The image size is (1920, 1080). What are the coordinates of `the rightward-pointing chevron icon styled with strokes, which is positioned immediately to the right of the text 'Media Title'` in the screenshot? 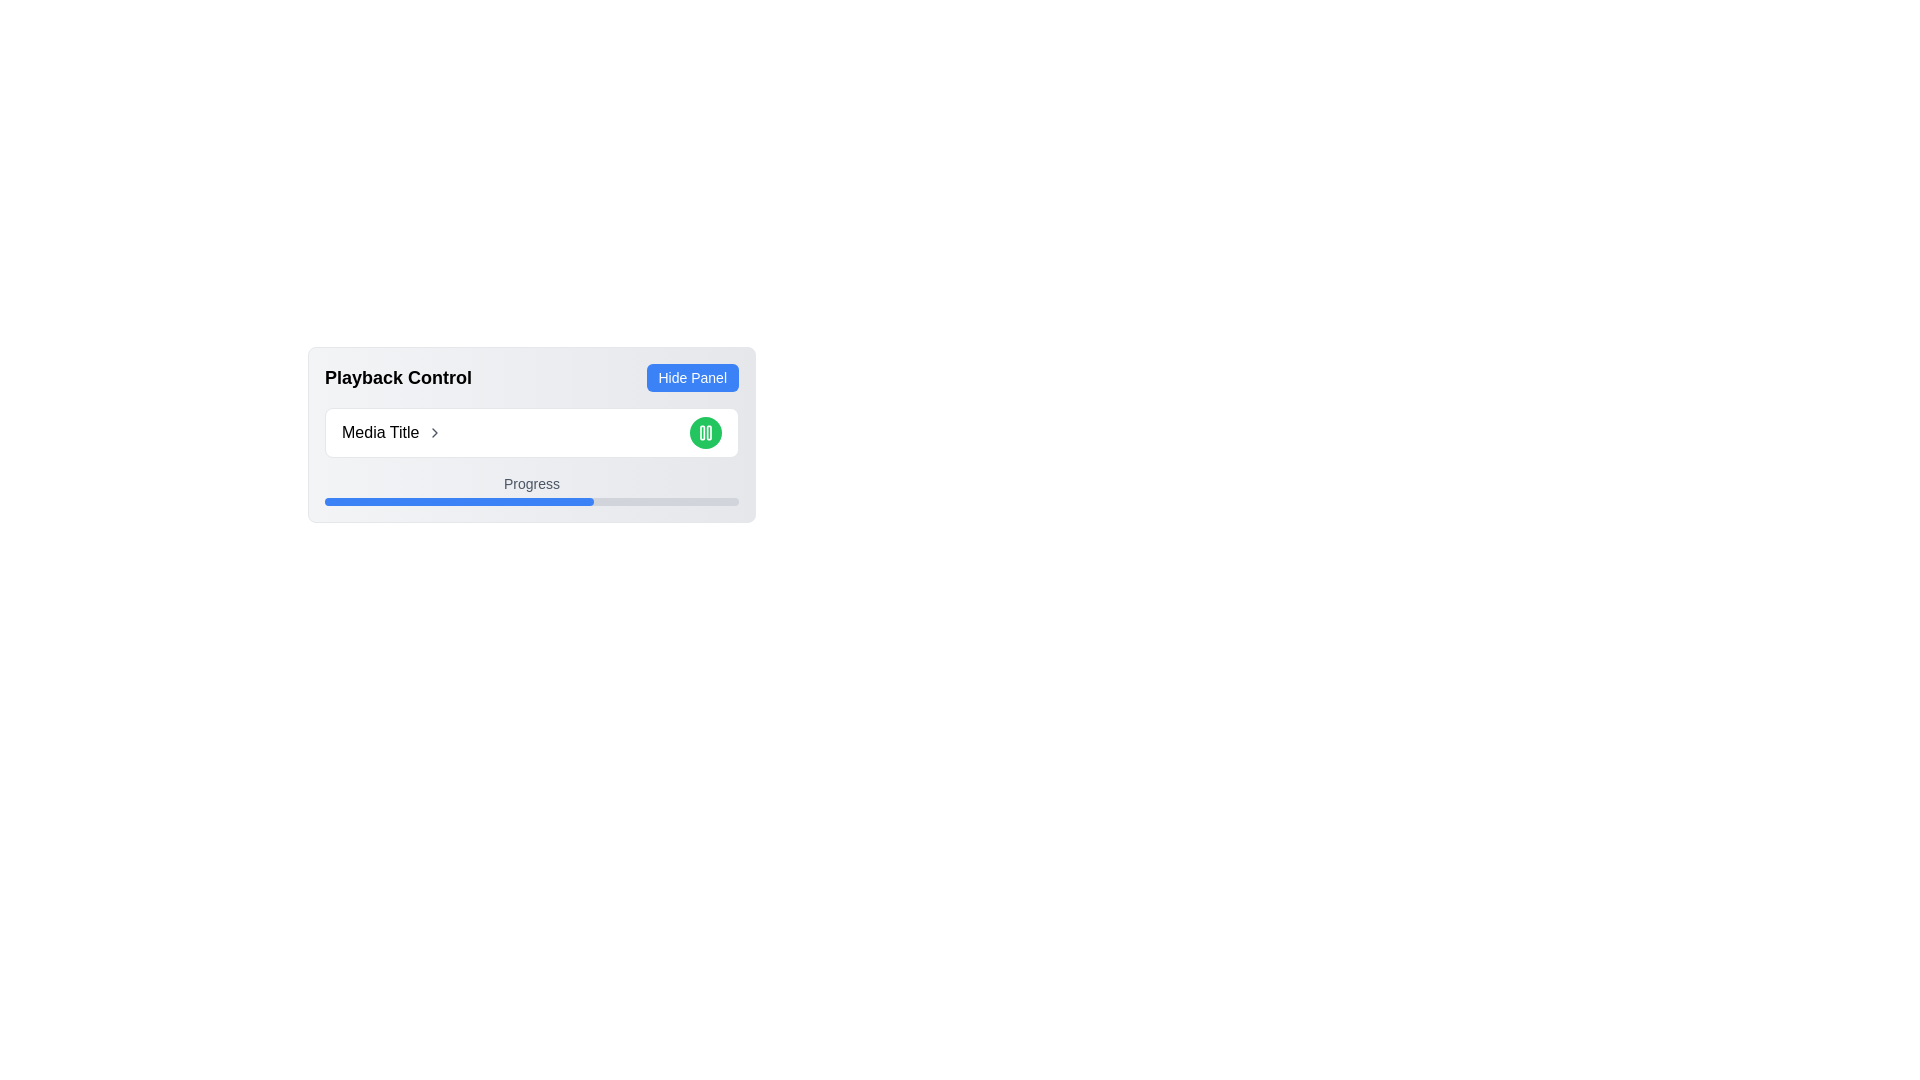 It's located at (434, 431).